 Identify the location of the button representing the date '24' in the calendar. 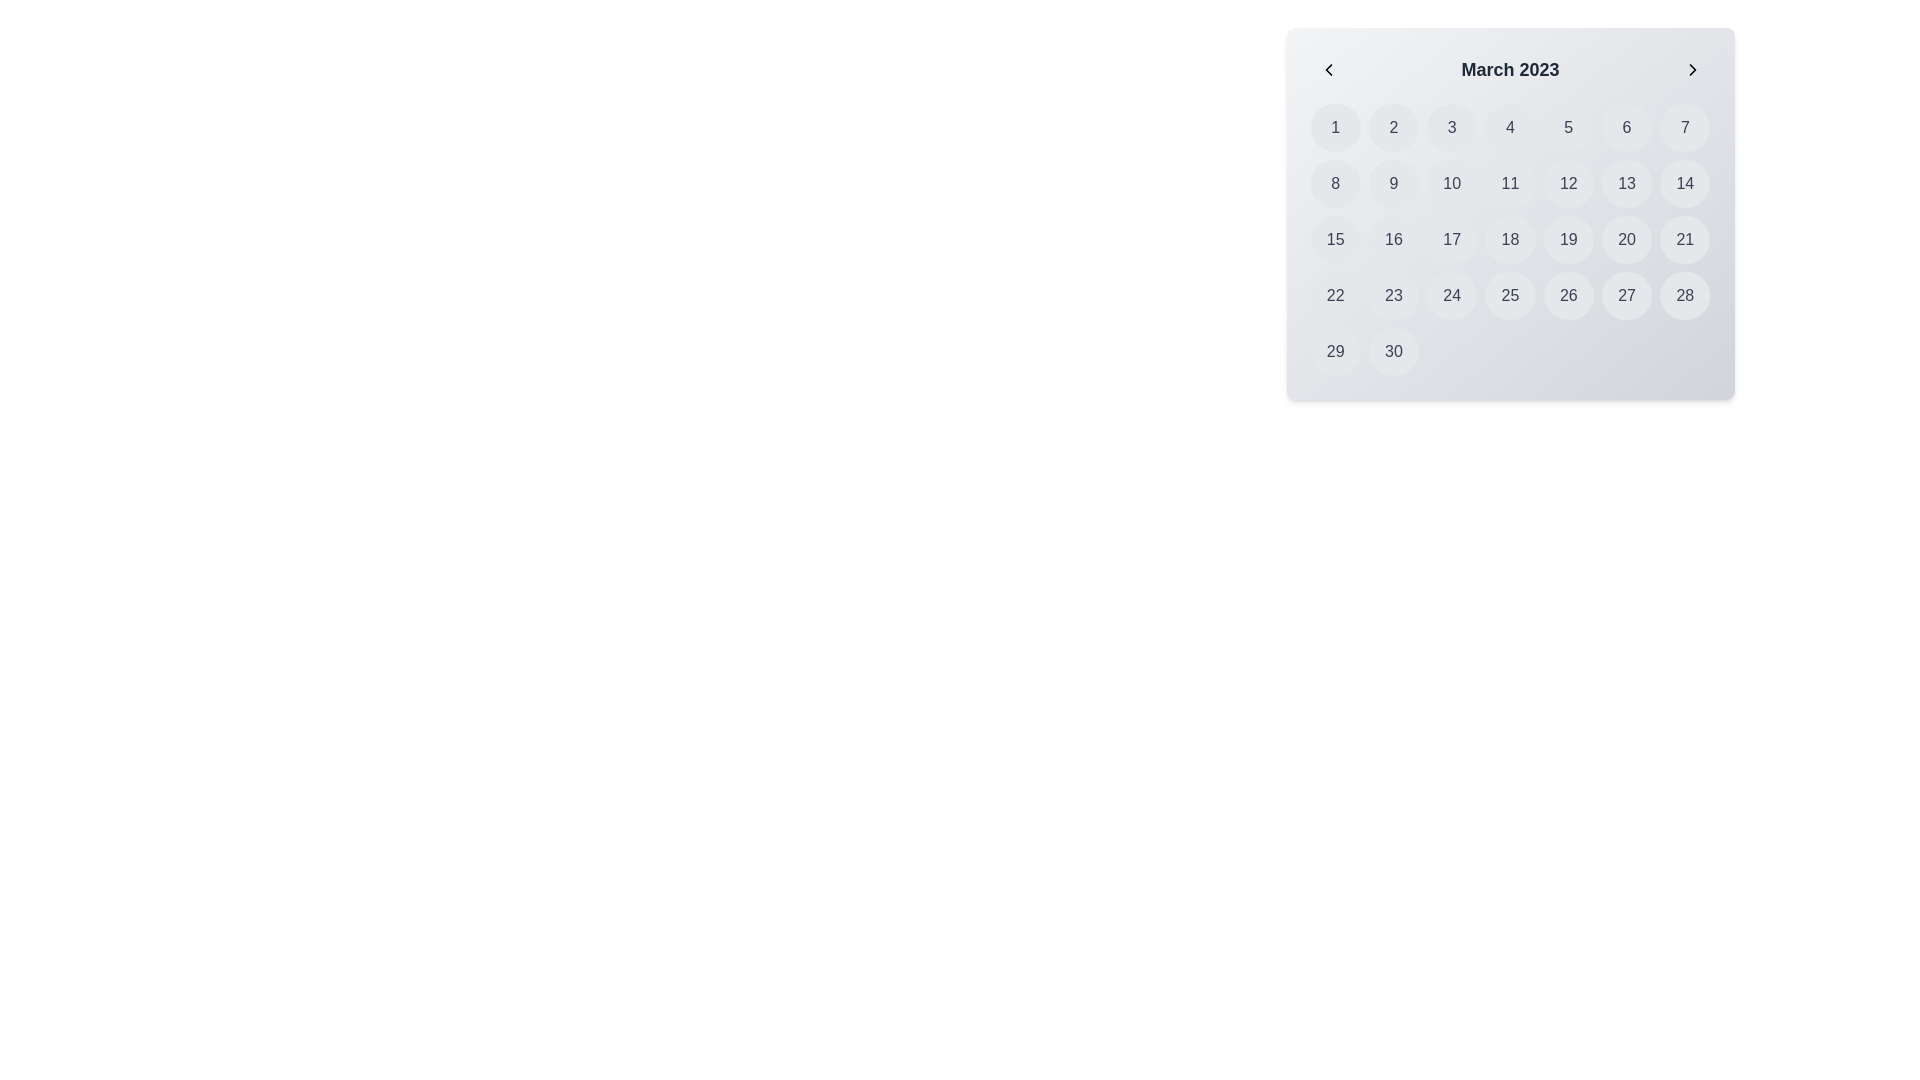
(1452, 296).